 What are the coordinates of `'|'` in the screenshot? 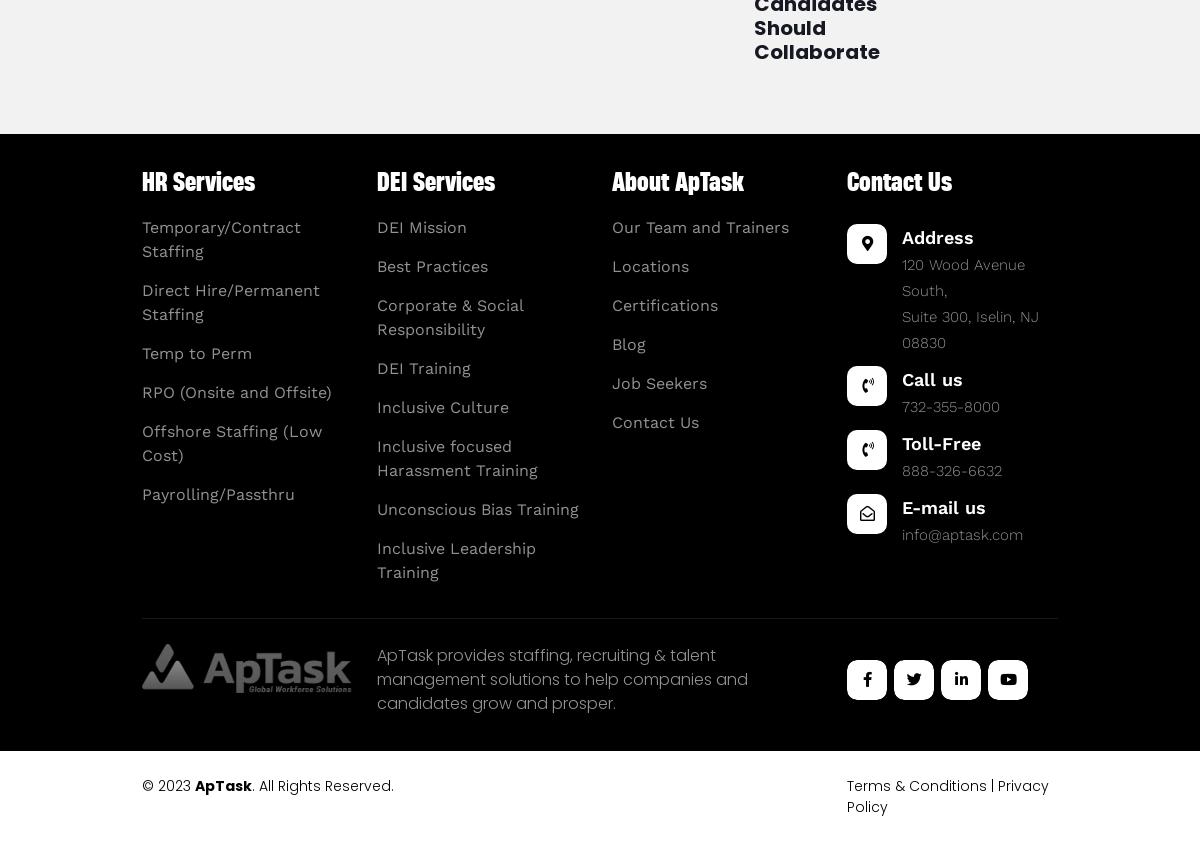 It's located at (992, 784).